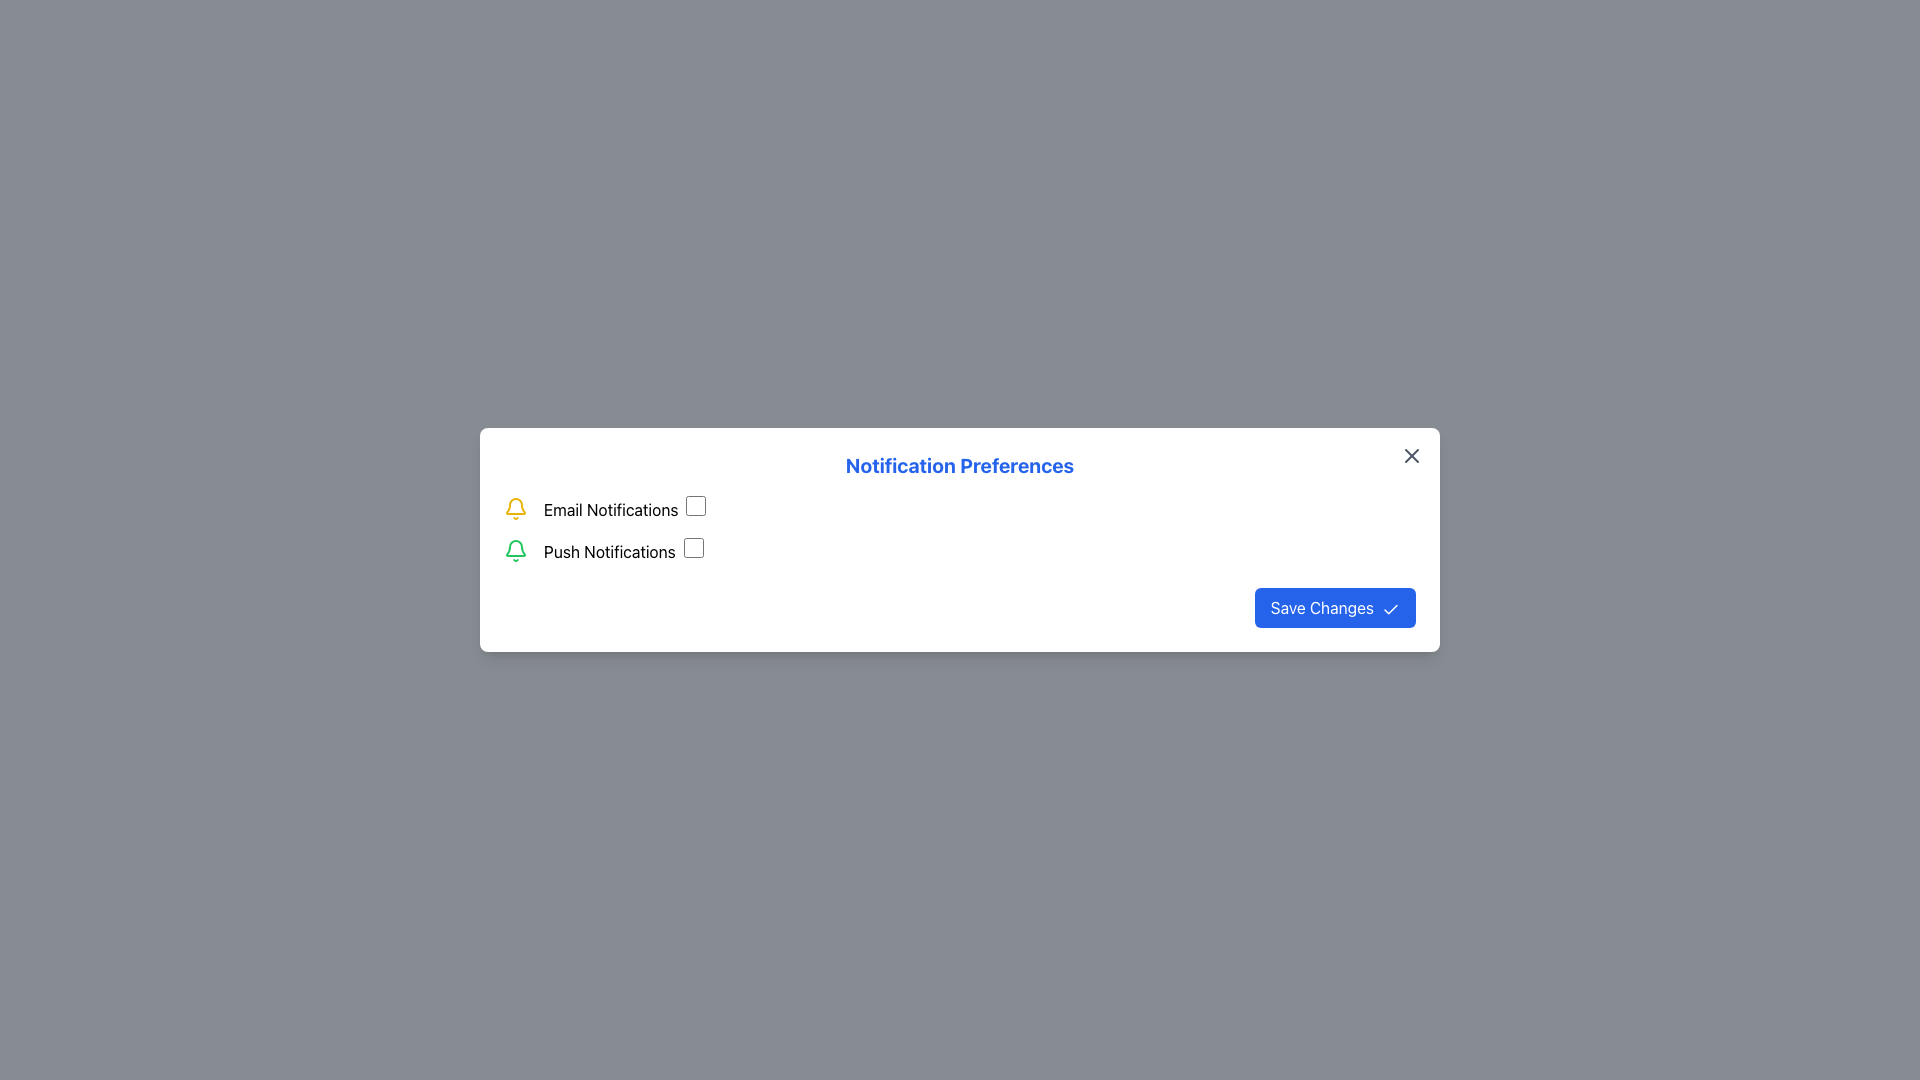 The width and height of the screenshot is (1920, 1080). What do you see at coordinates (608, 551) in the screenshot?
I see `the 'Push Notifications' text label which is bold and located below 'Email Notifications', next to a green bell icon and a checkbox` at bounding box center [608, 551].